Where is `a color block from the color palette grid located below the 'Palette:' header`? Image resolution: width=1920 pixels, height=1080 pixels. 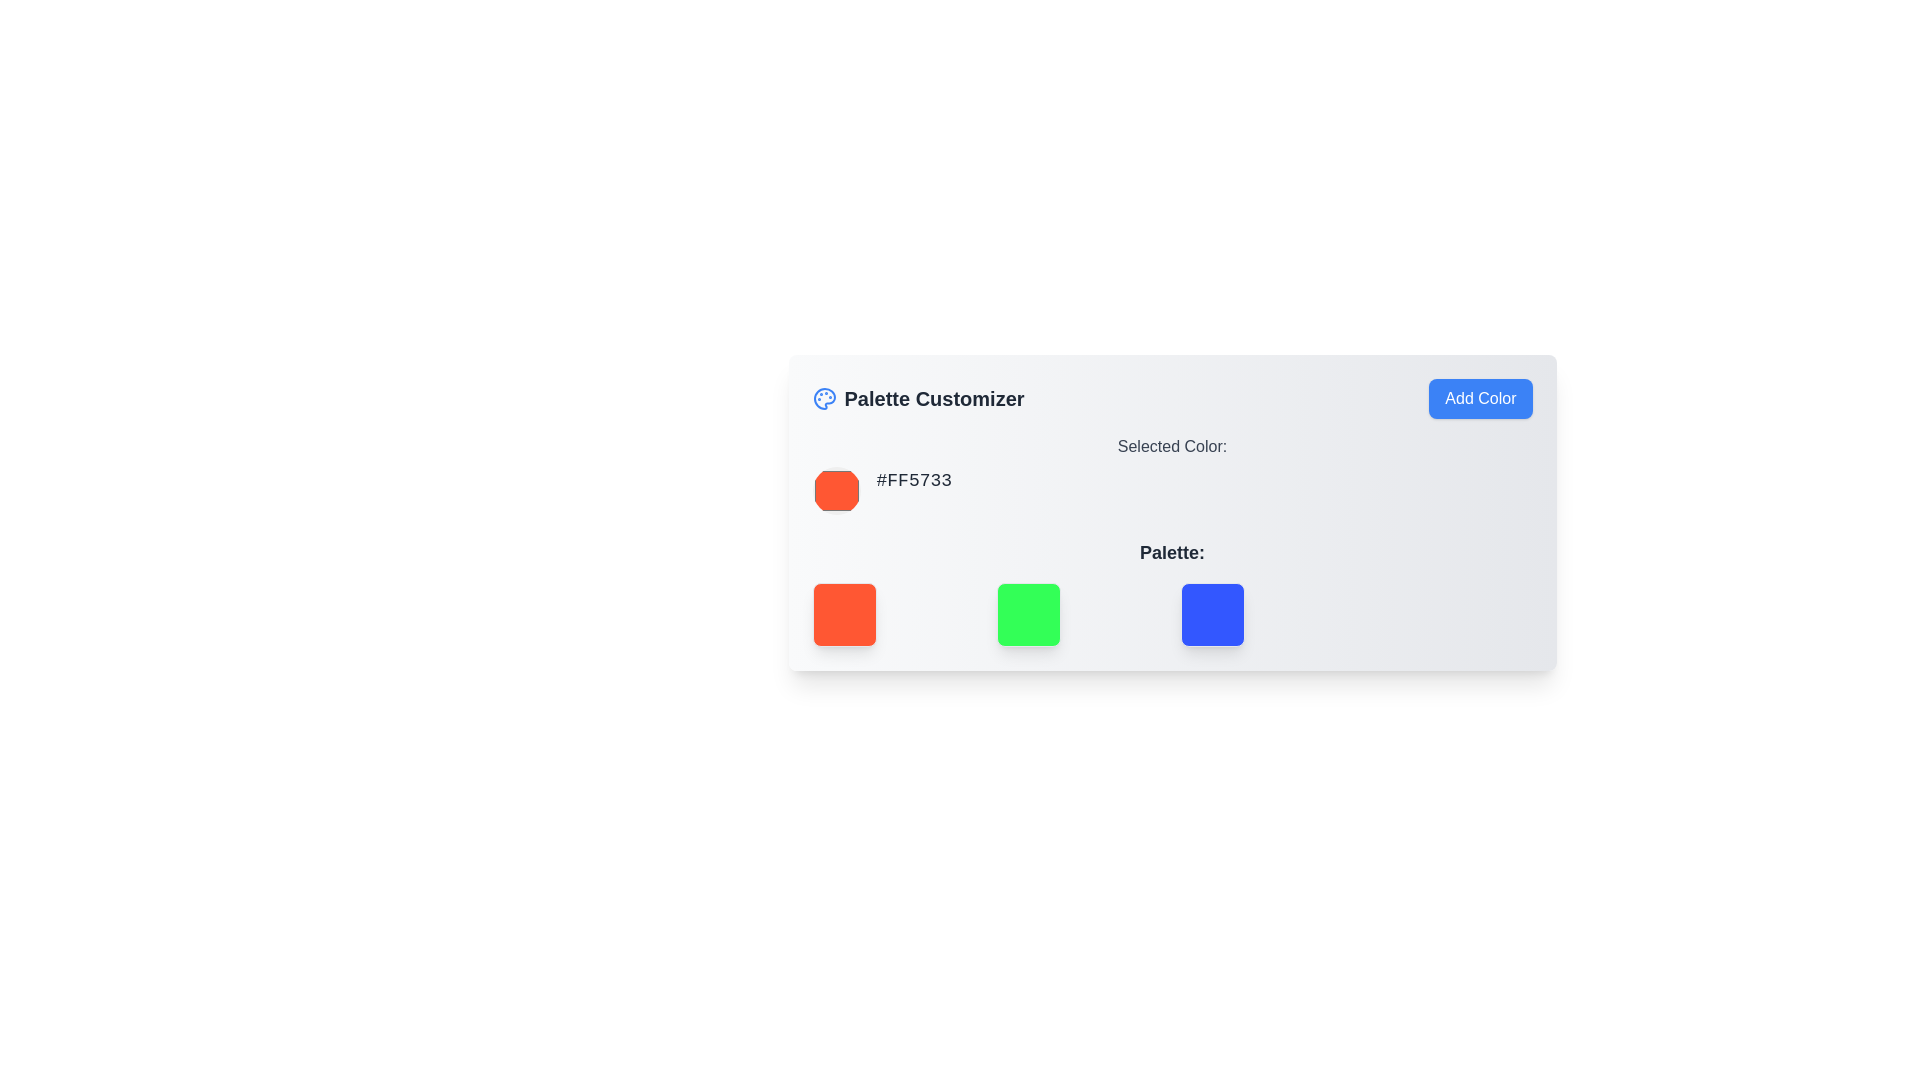
a color block from the color palette grid located below the 'Palette:' header is located at coordinates (1172, 613).